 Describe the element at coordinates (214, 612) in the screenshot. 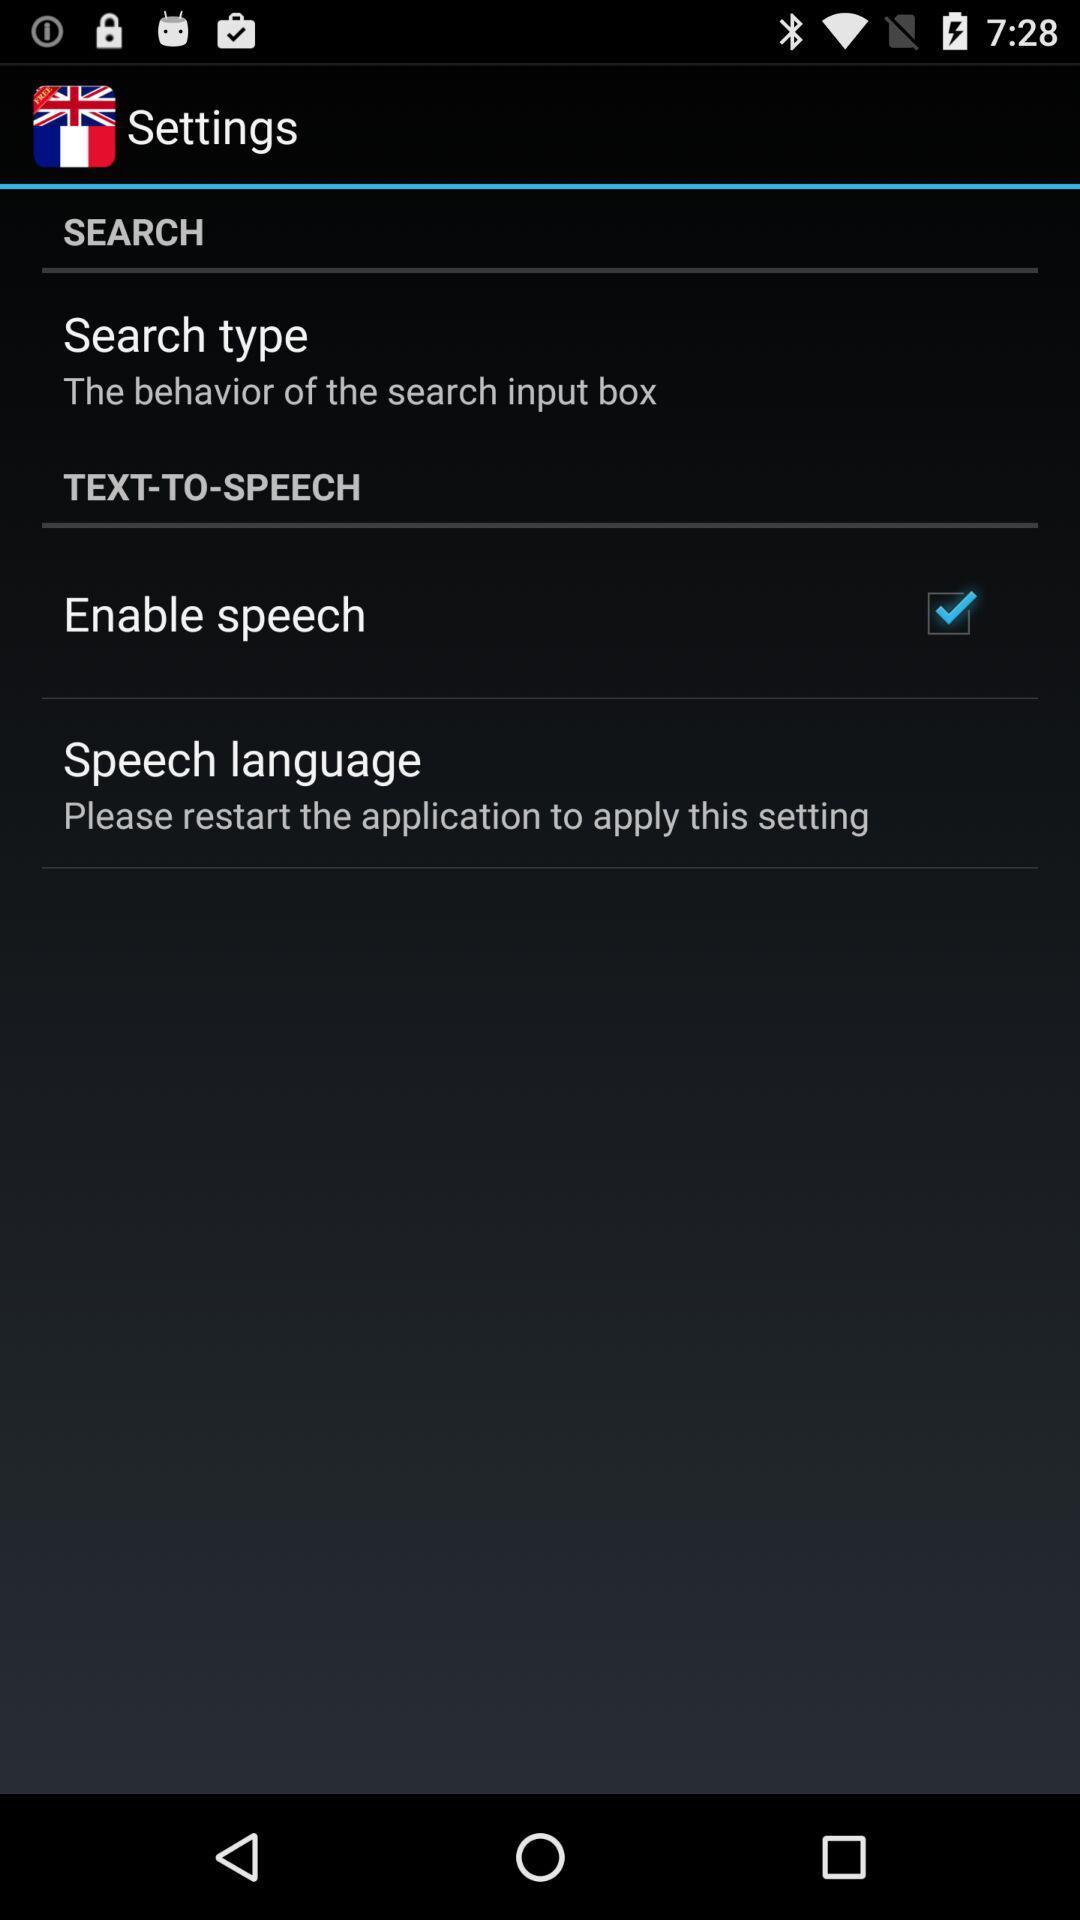

I see `enable speech item` at that location.